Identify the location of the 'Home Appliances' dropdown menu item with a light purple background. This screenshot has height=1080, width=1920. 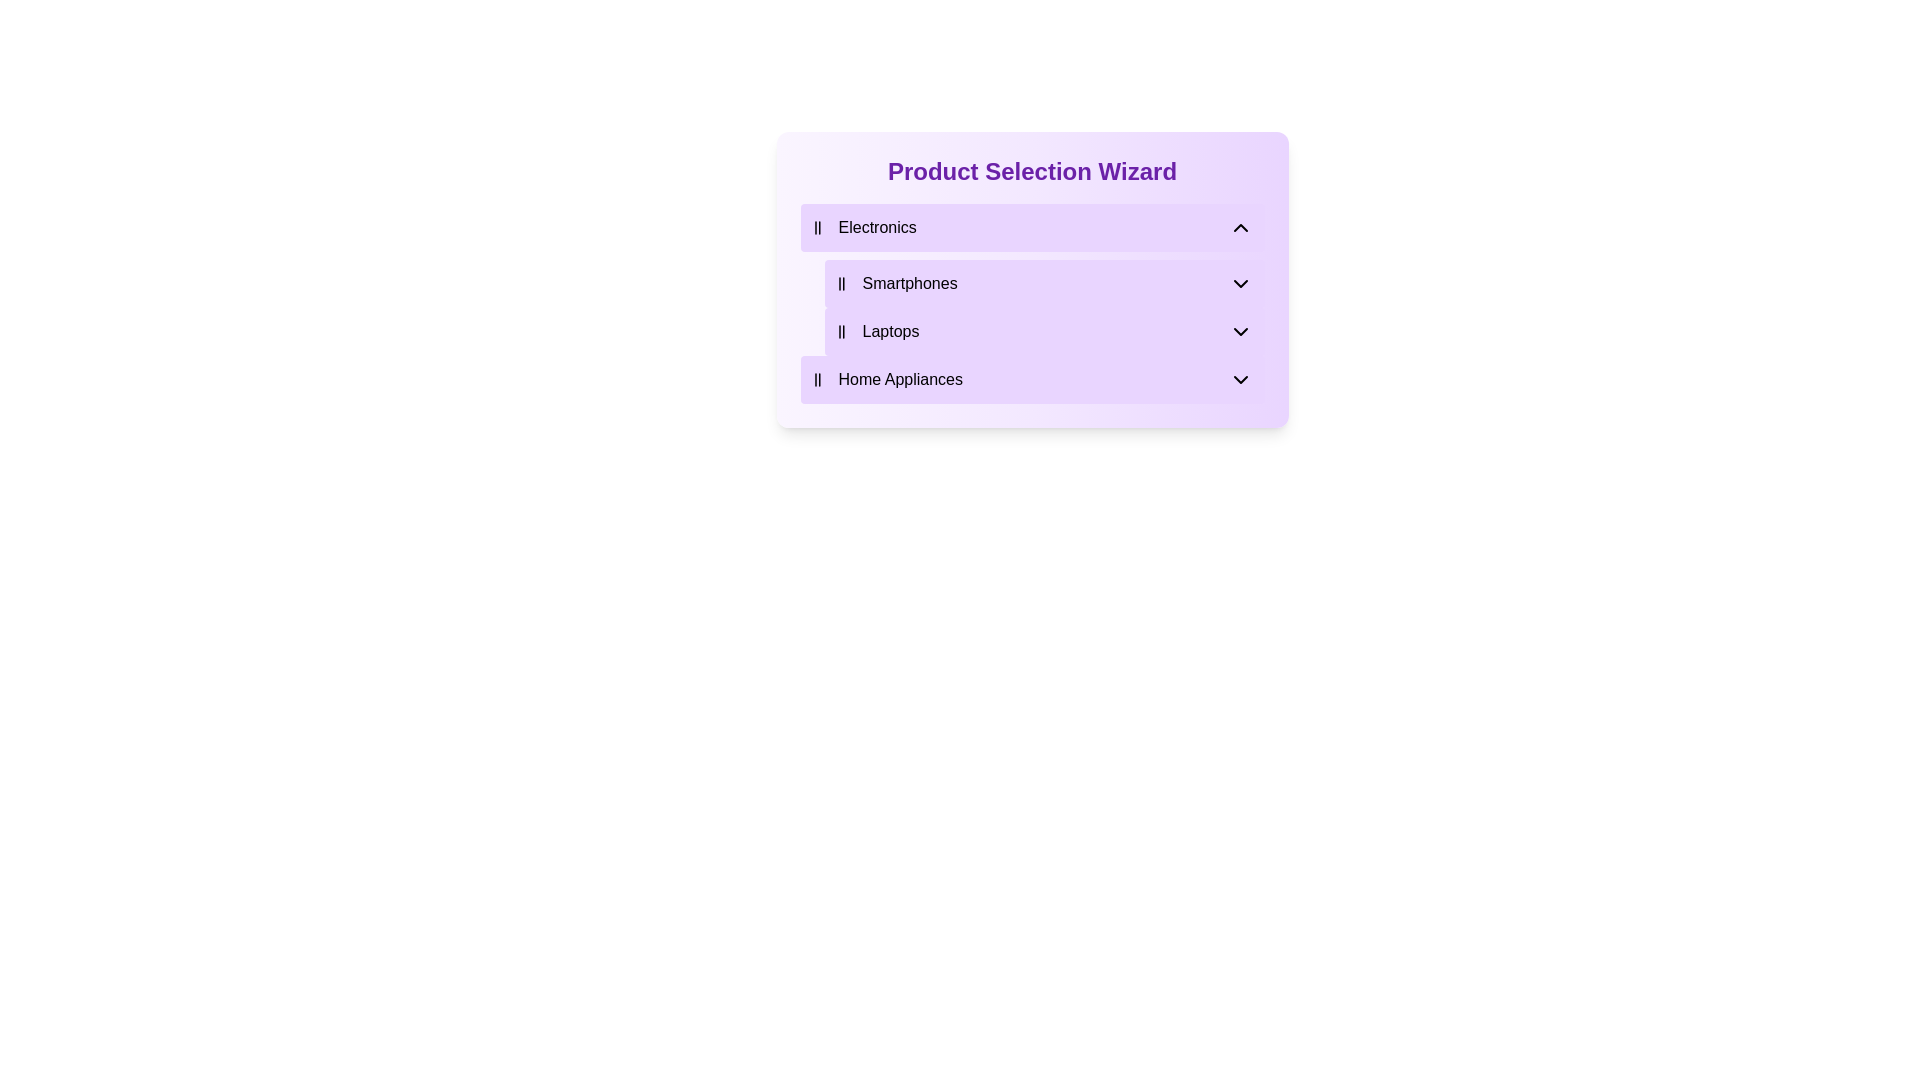
(1032, 380).